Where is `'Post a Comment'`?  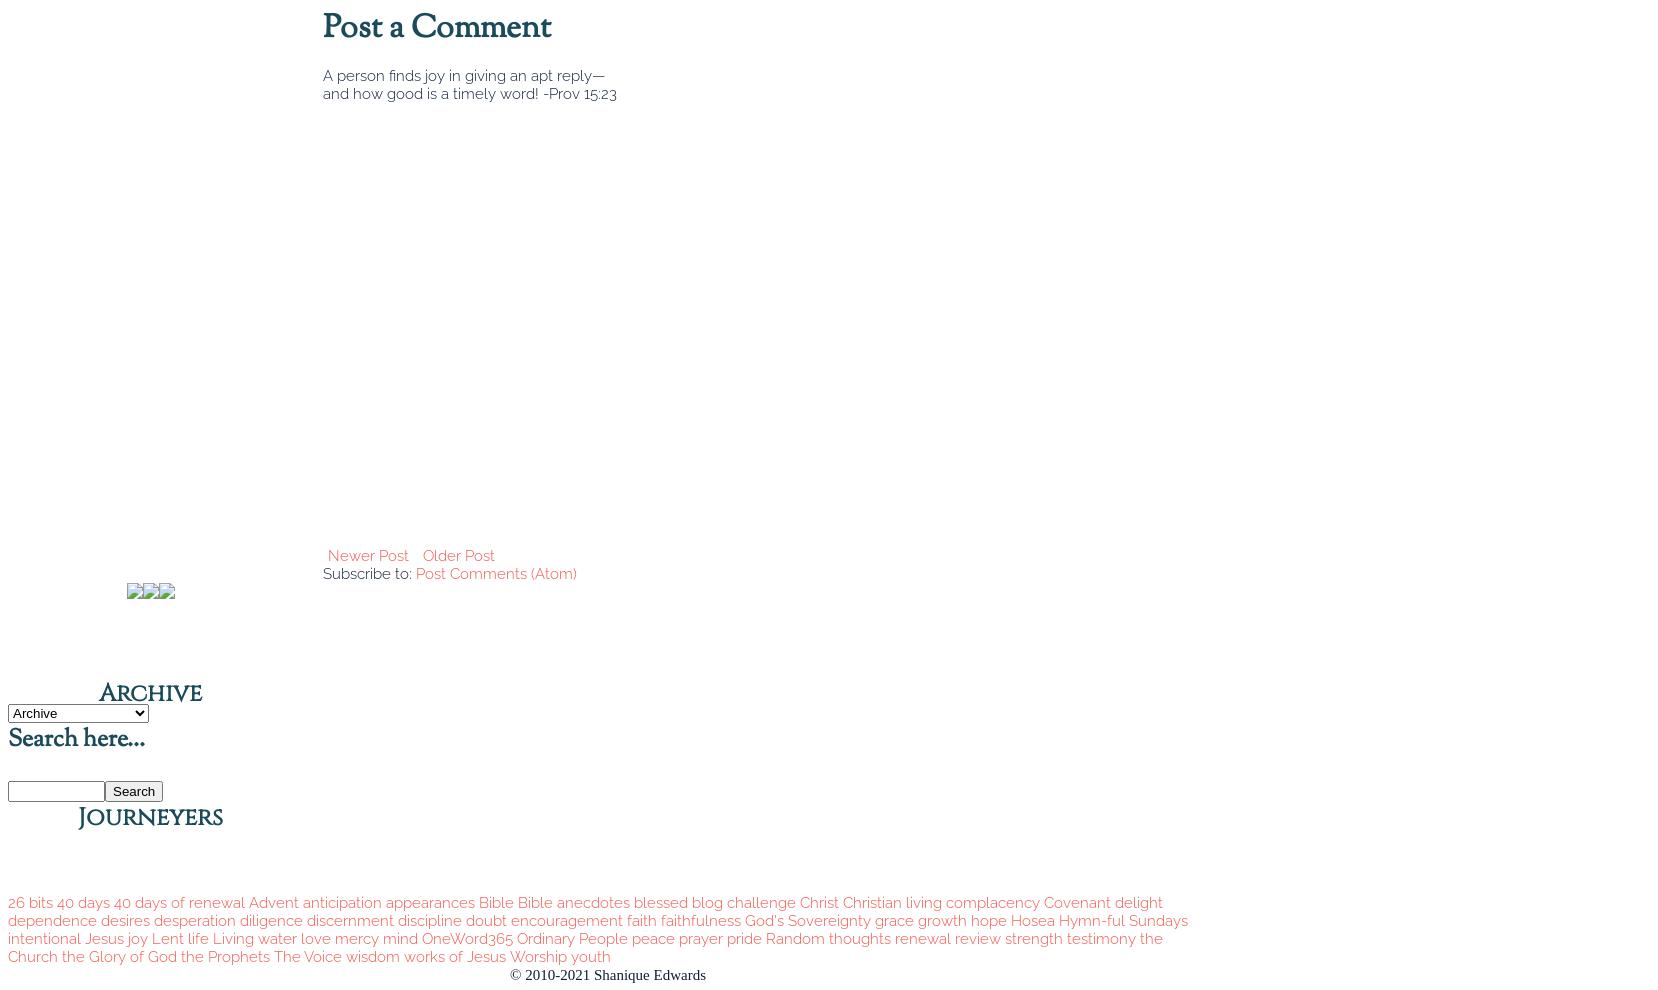 'Post a Comment' is located at coordinates (437, 28).